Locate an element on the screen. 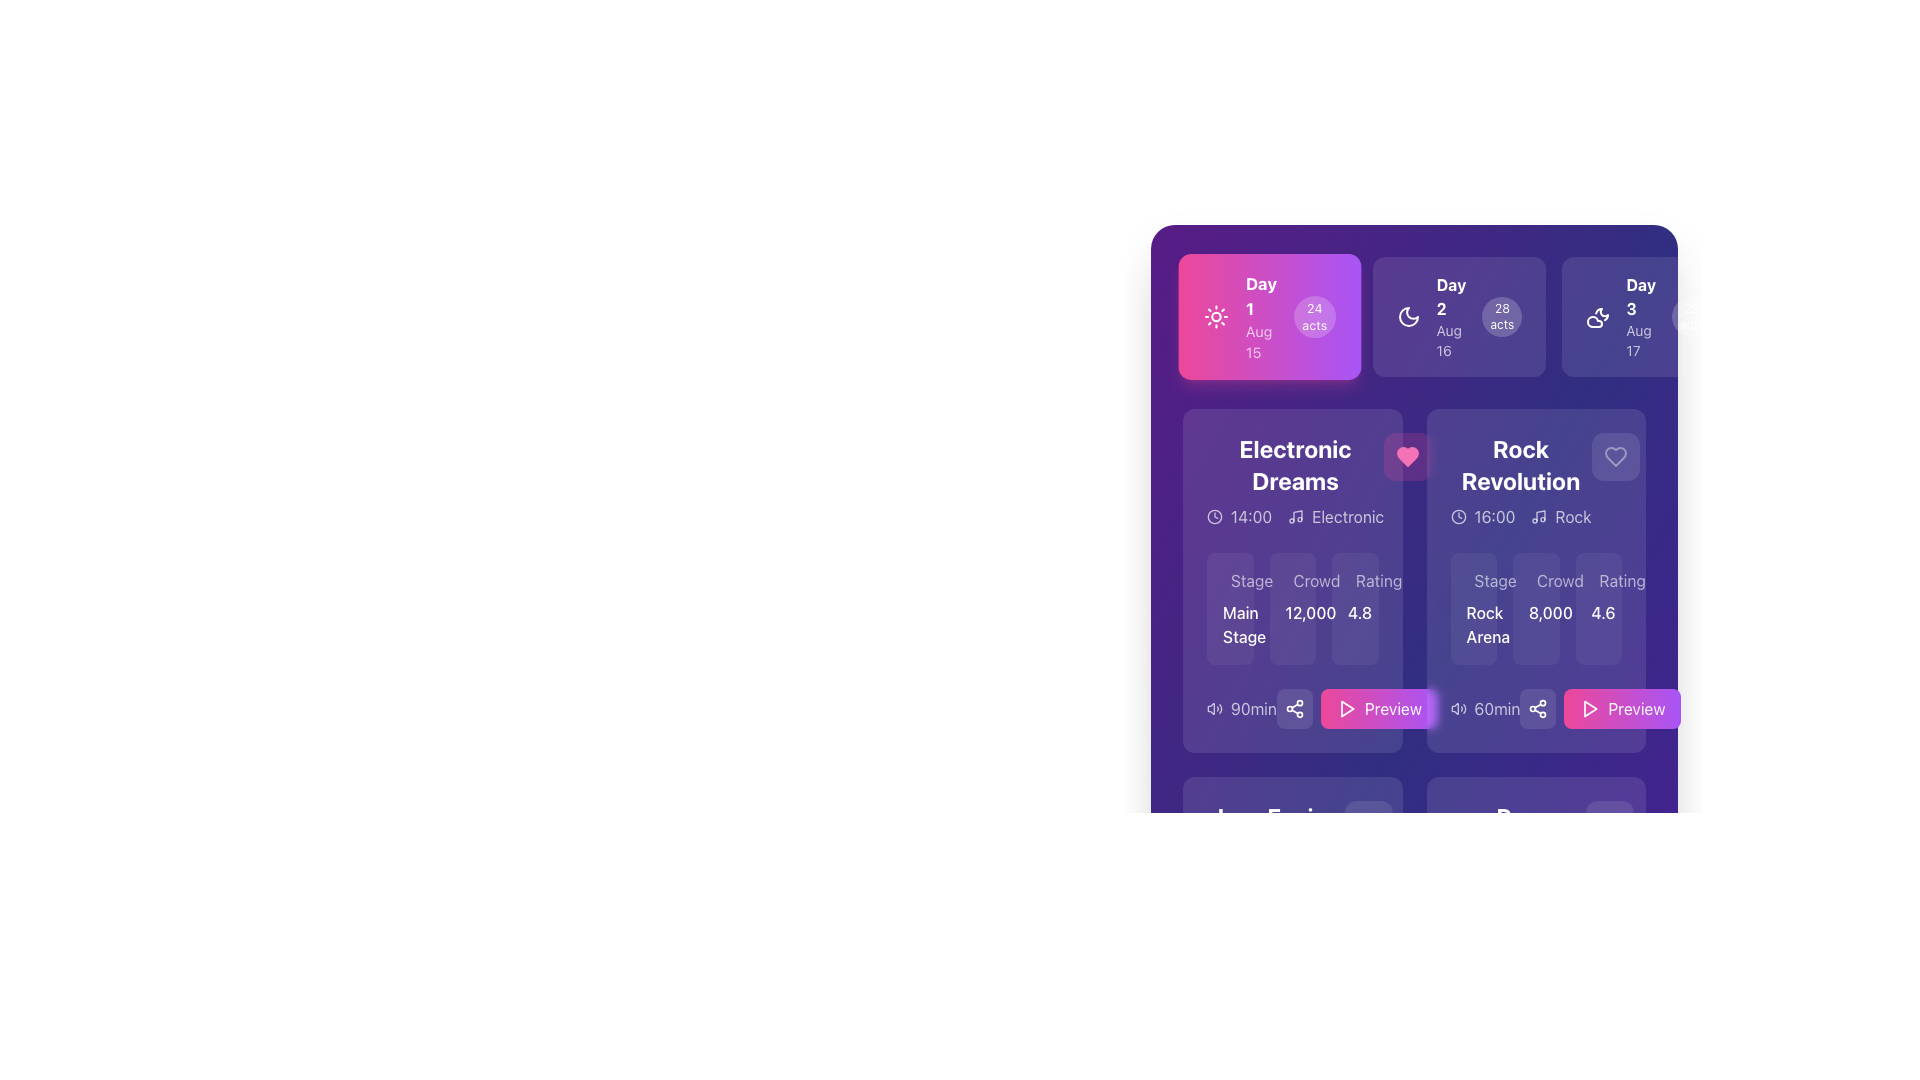 This screenshot has width=1920, height=1080. the 'Preview' button located at the bottom-right corner of the 'Rock Revolution' card, which allows users is located at coordinates (1636, 708).